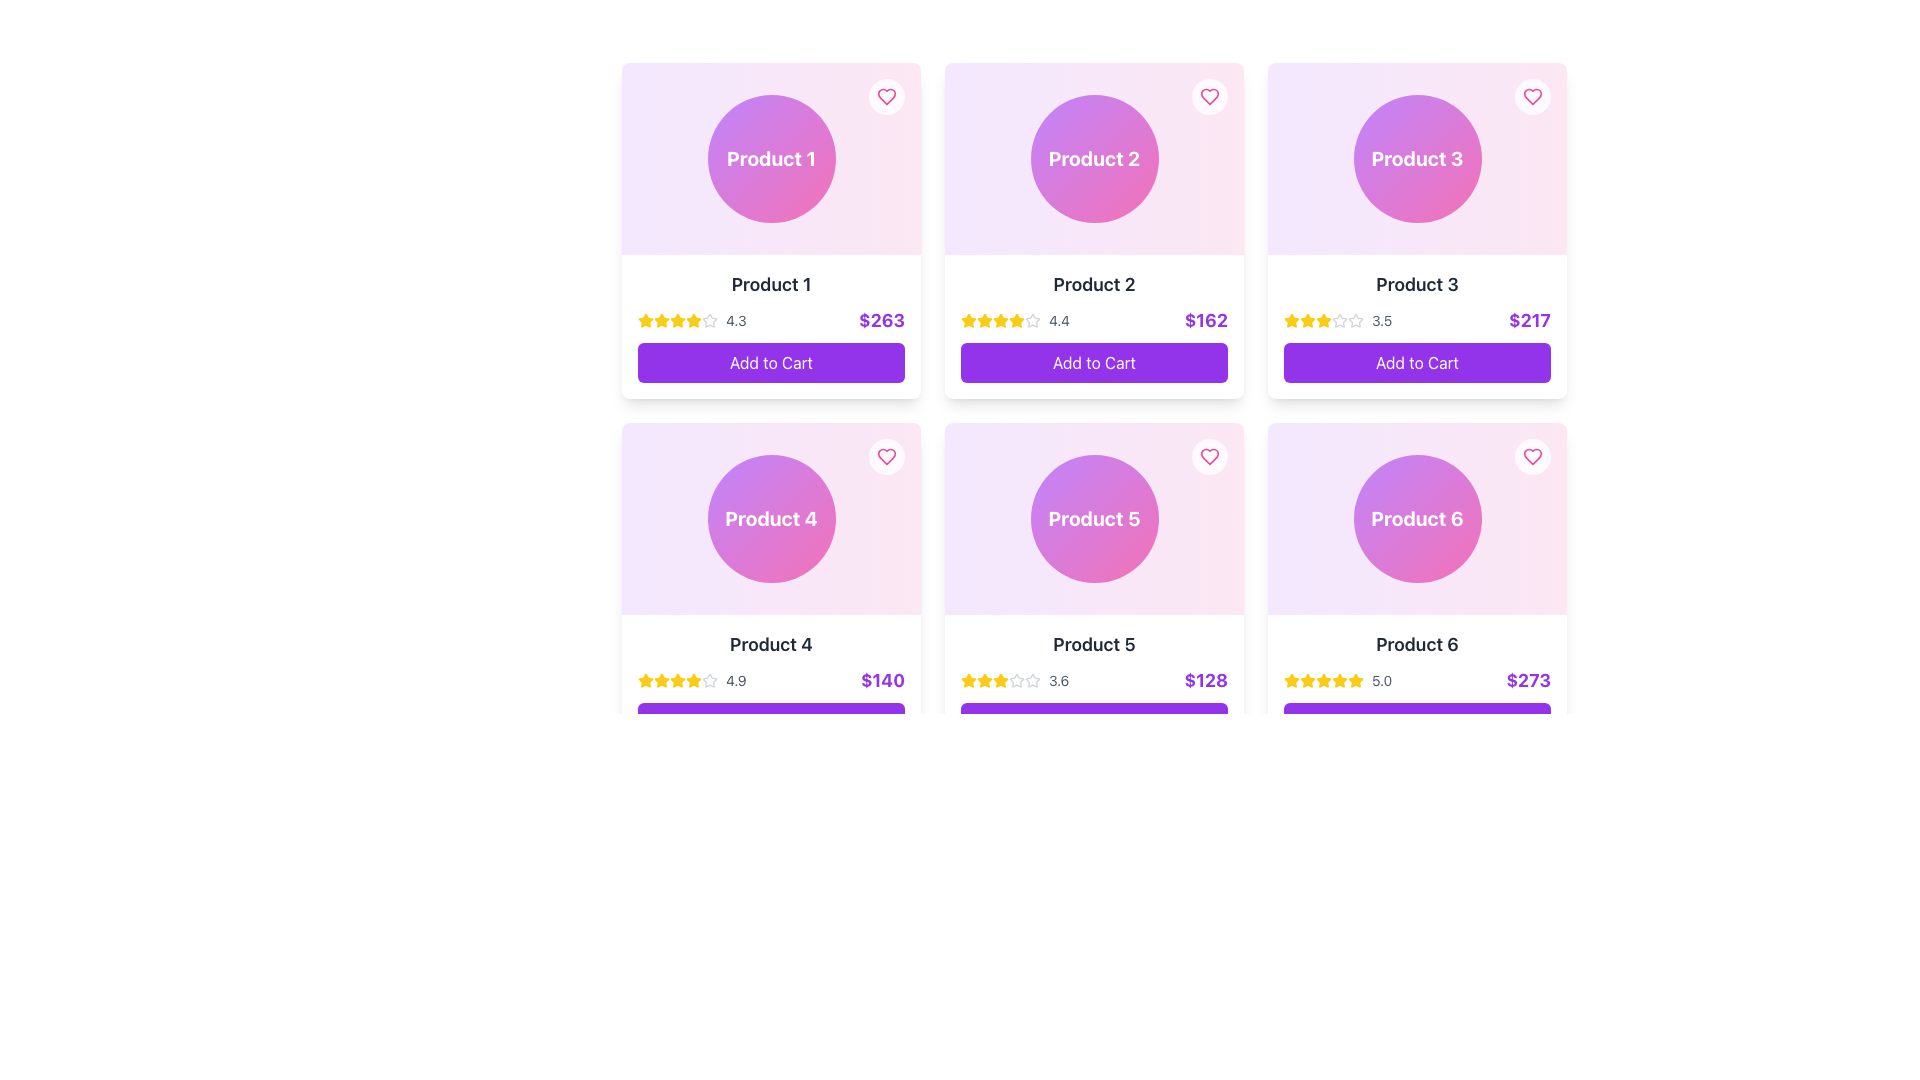 The image size is (1920, 1080). I want to click on the first yellow star-shaped rating icon beneath the 'Product 1' label in the top-left product card, so click(646, 319).